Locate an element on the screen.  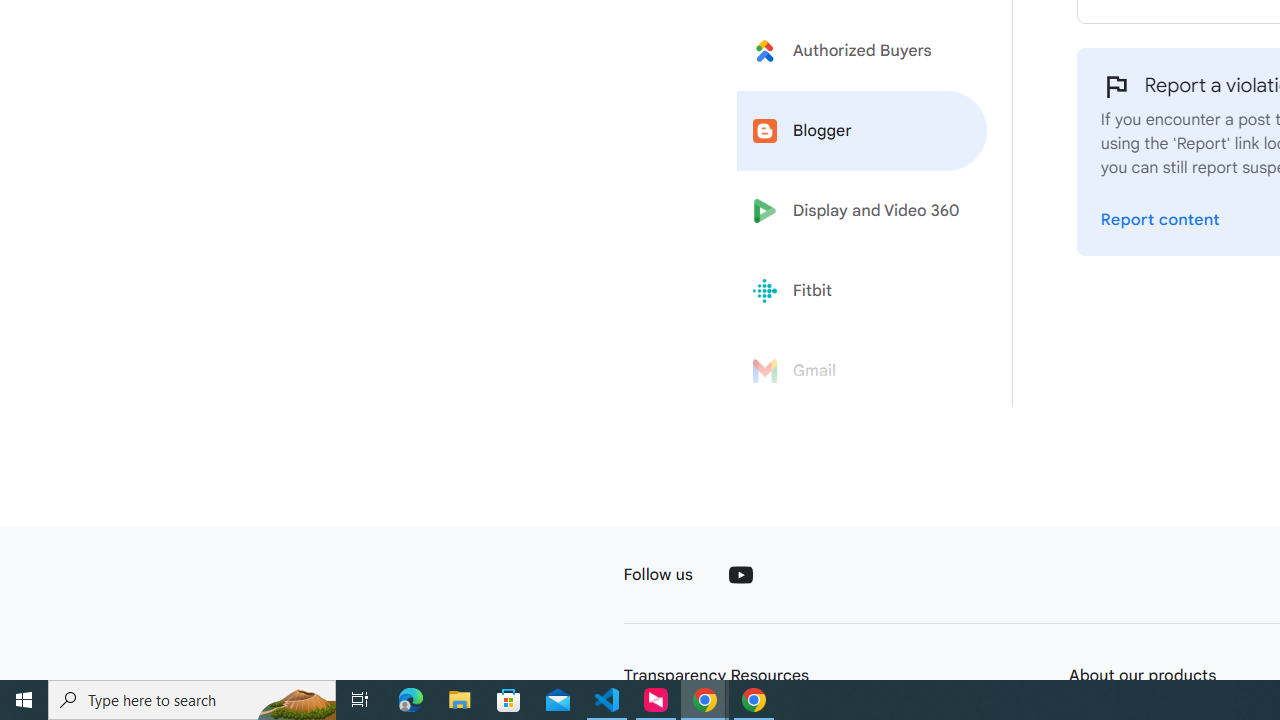
'Blogger' is located at coordinates (862, 131).